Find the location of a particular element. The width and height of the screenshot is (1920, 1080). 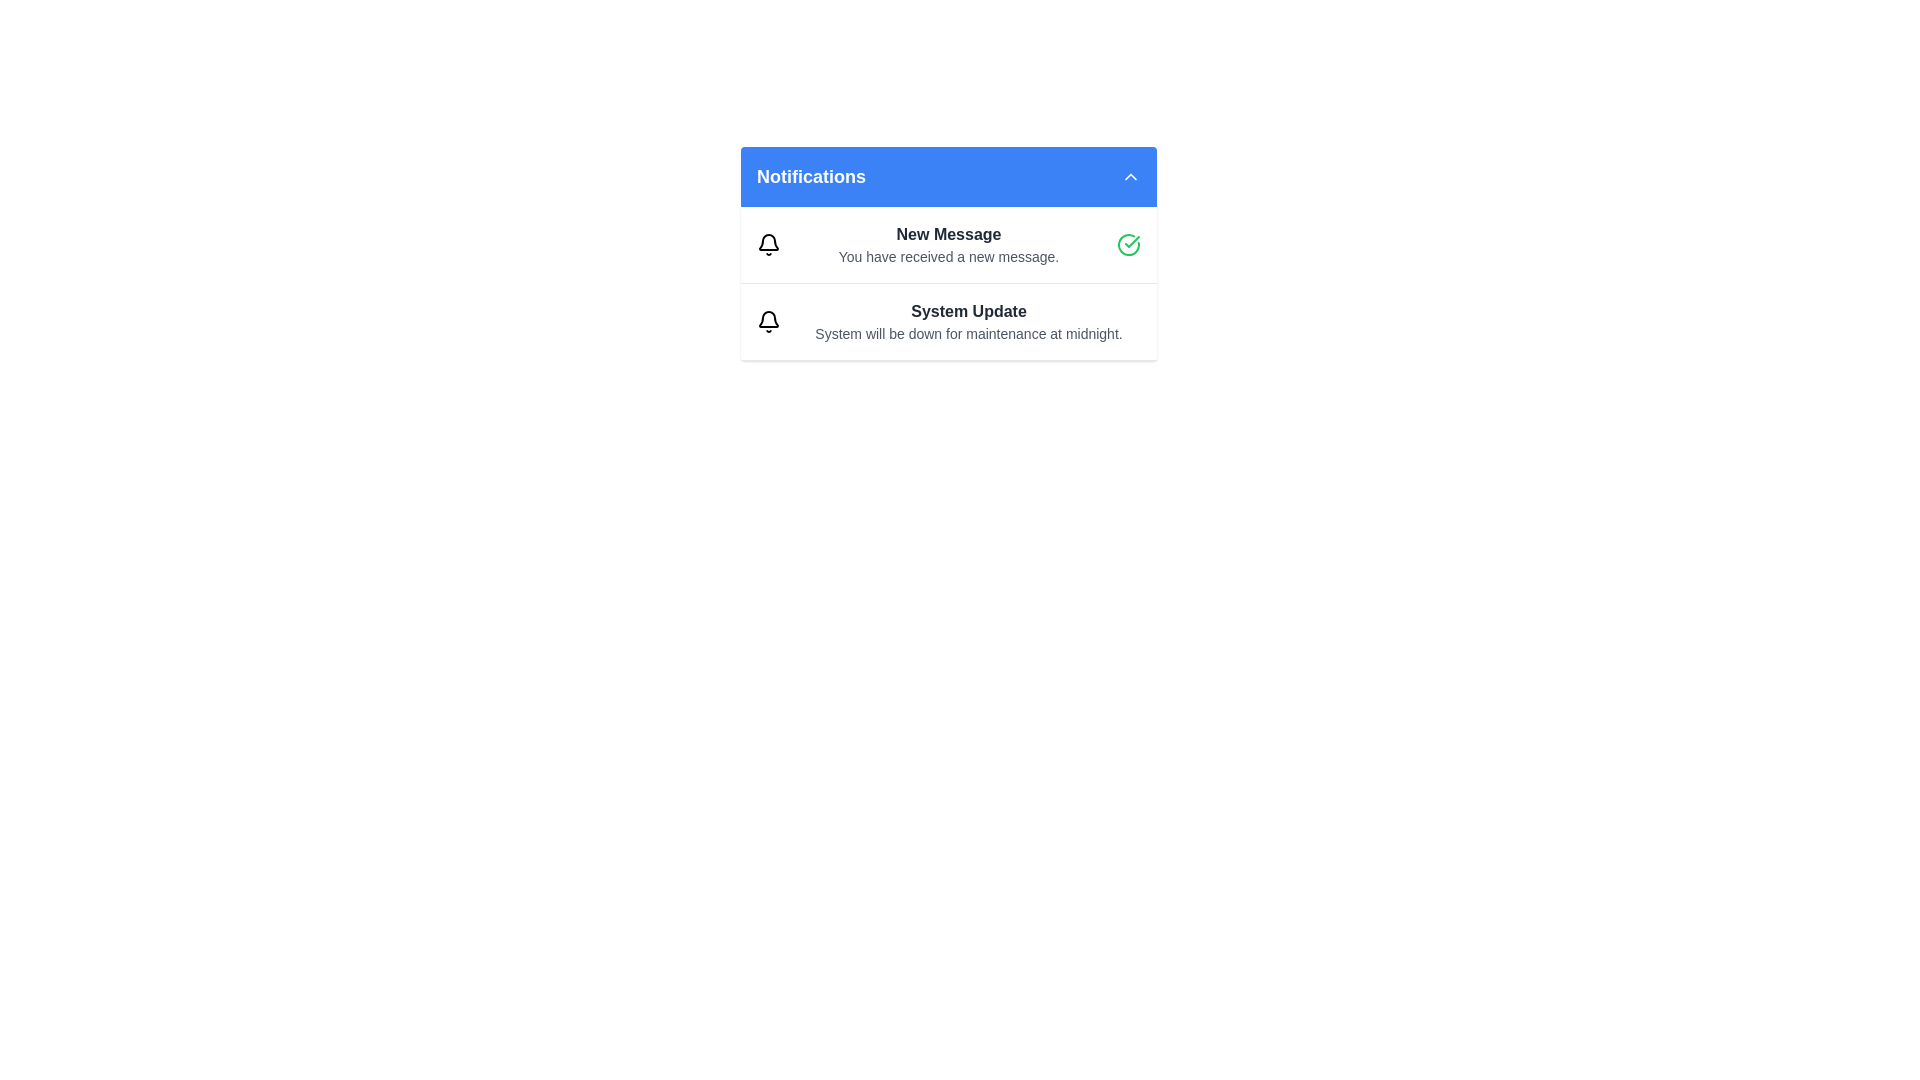

the 'System Update' text label, which is styled with a bold font and is dark gray, located in the middle of the second notification card under the 'Notifications' header is located at coordinates (969, 312).